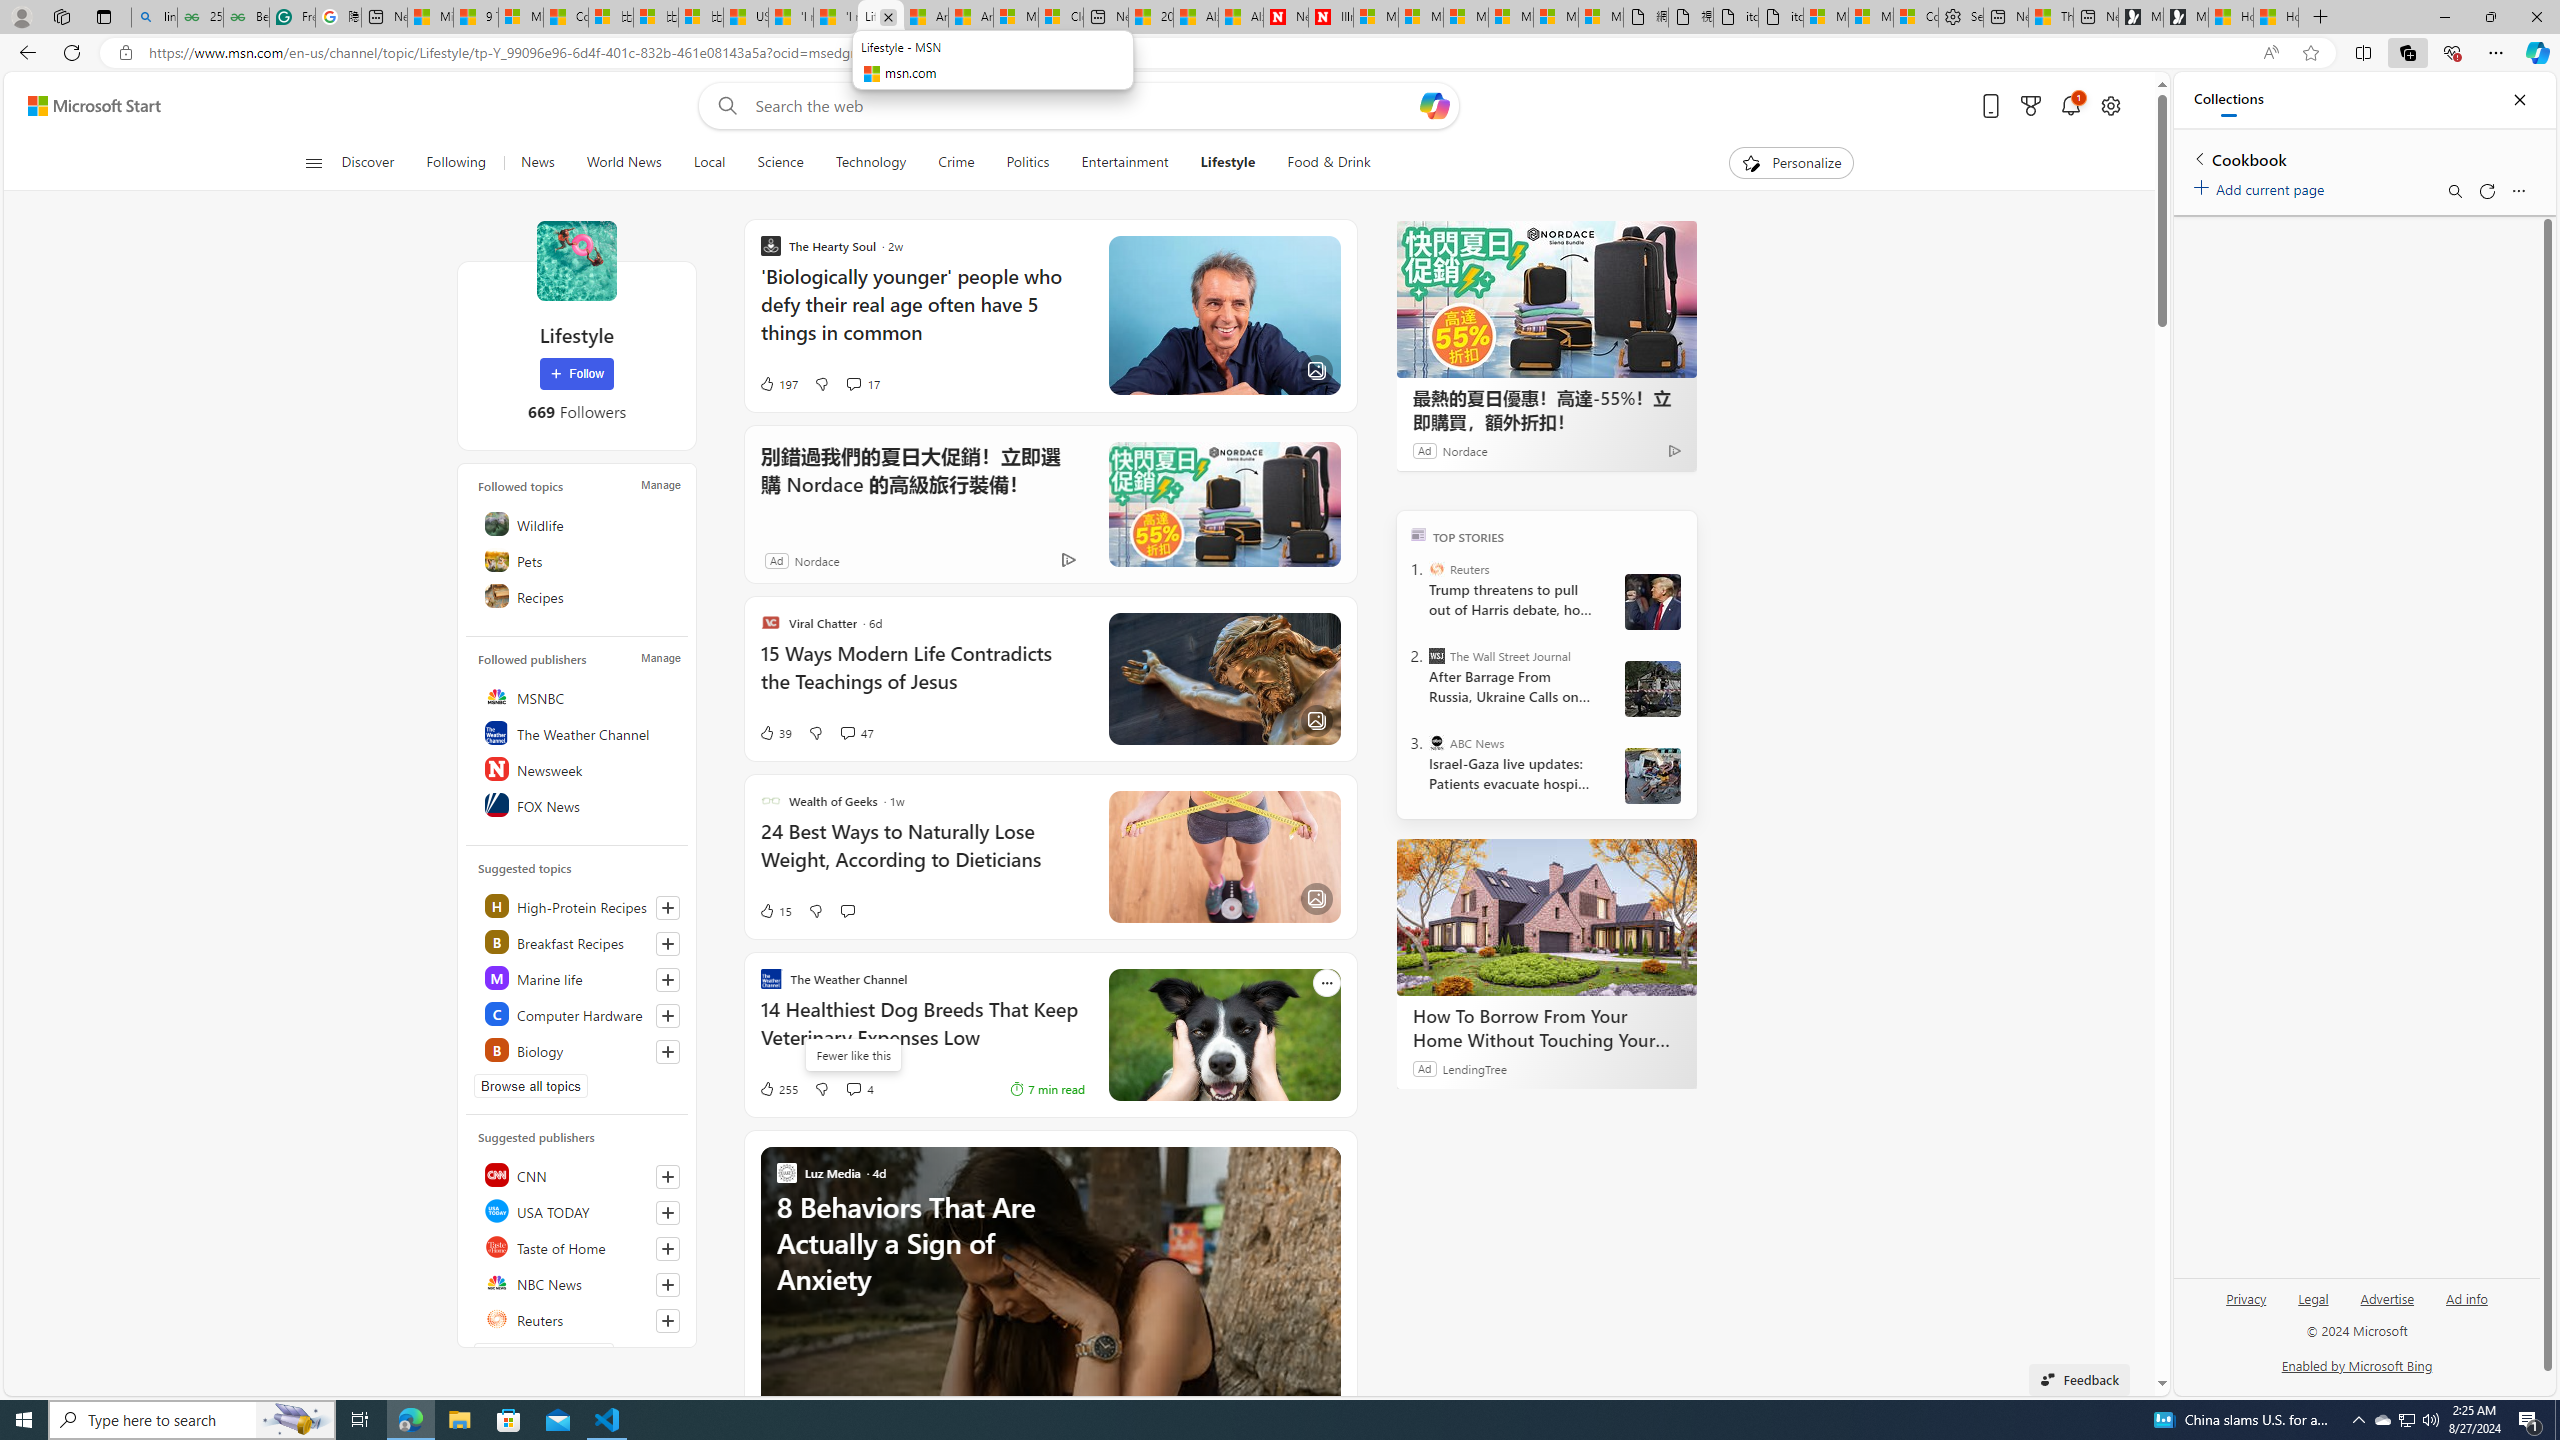  I want to click on 'View comments 47 Comment', so click(856, 731).